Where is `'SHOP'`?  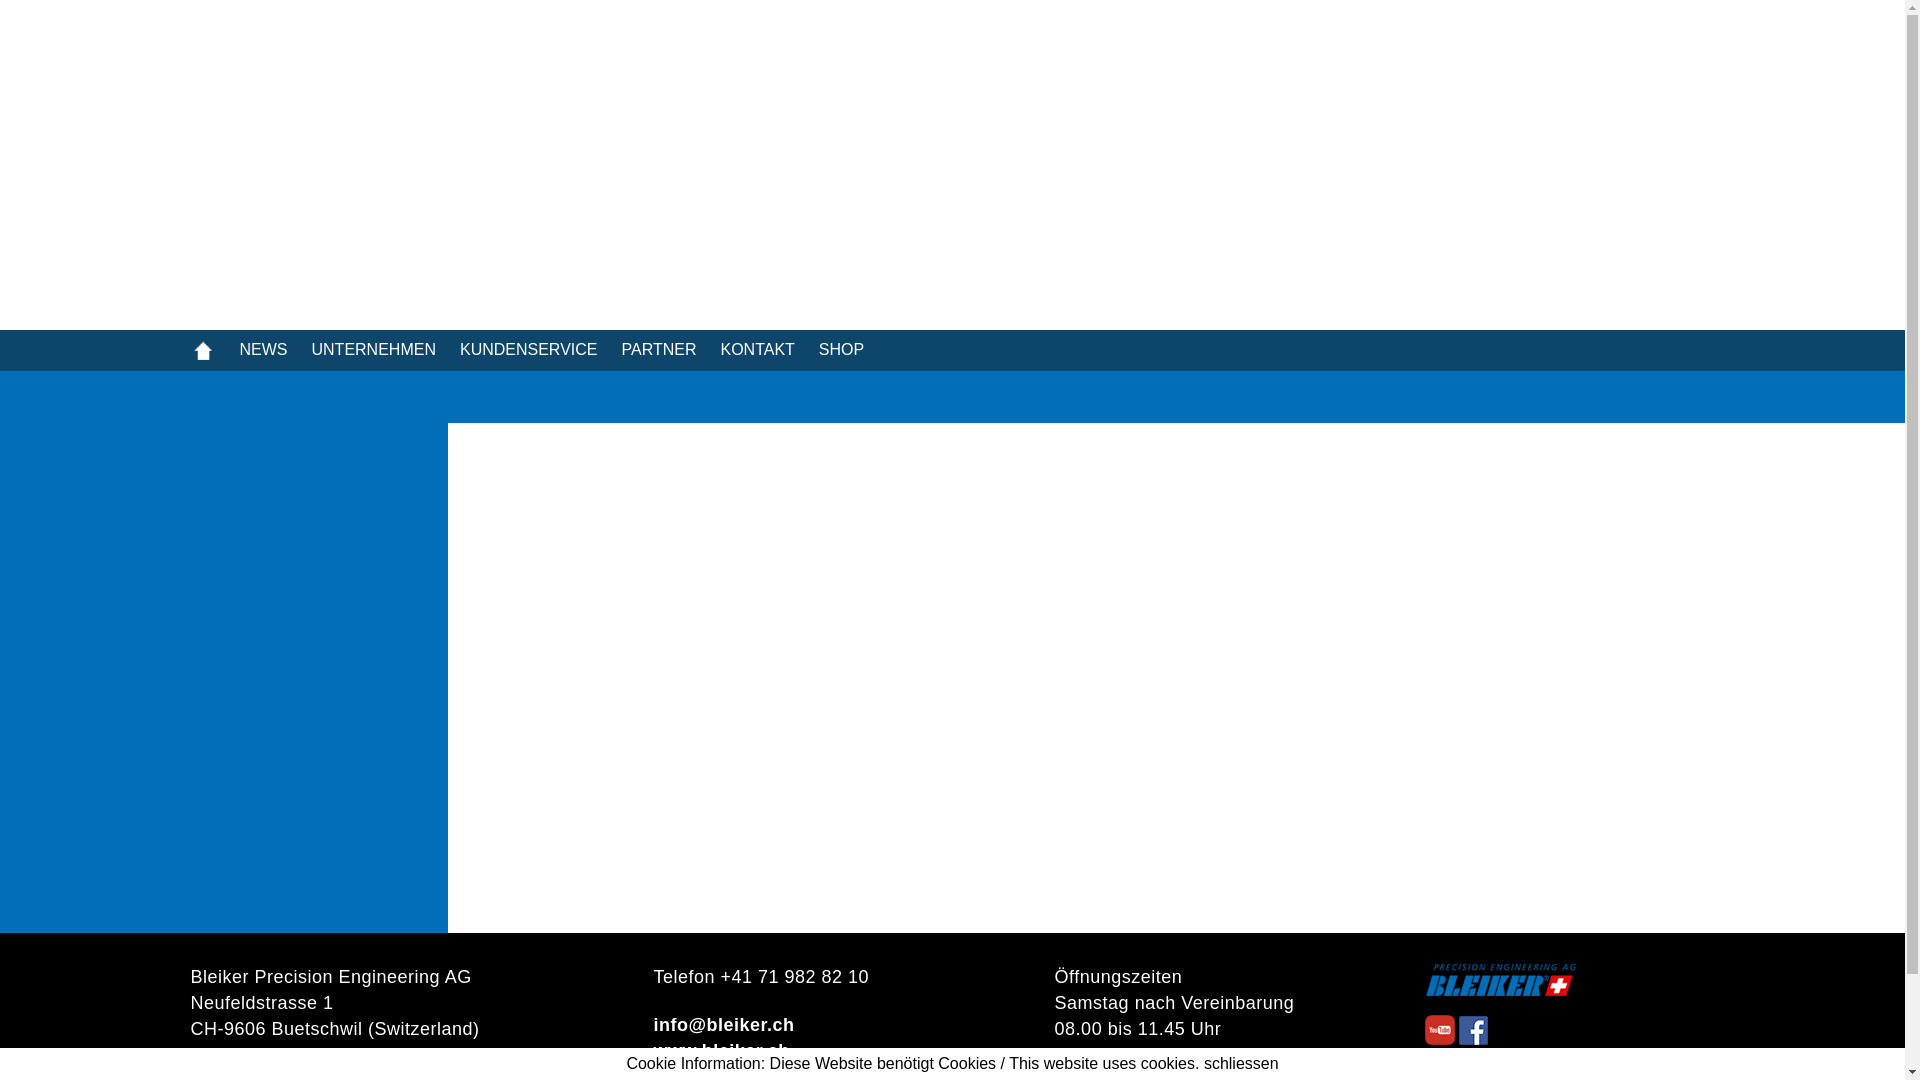 'SHOP' is located at coordinates (853, 348).